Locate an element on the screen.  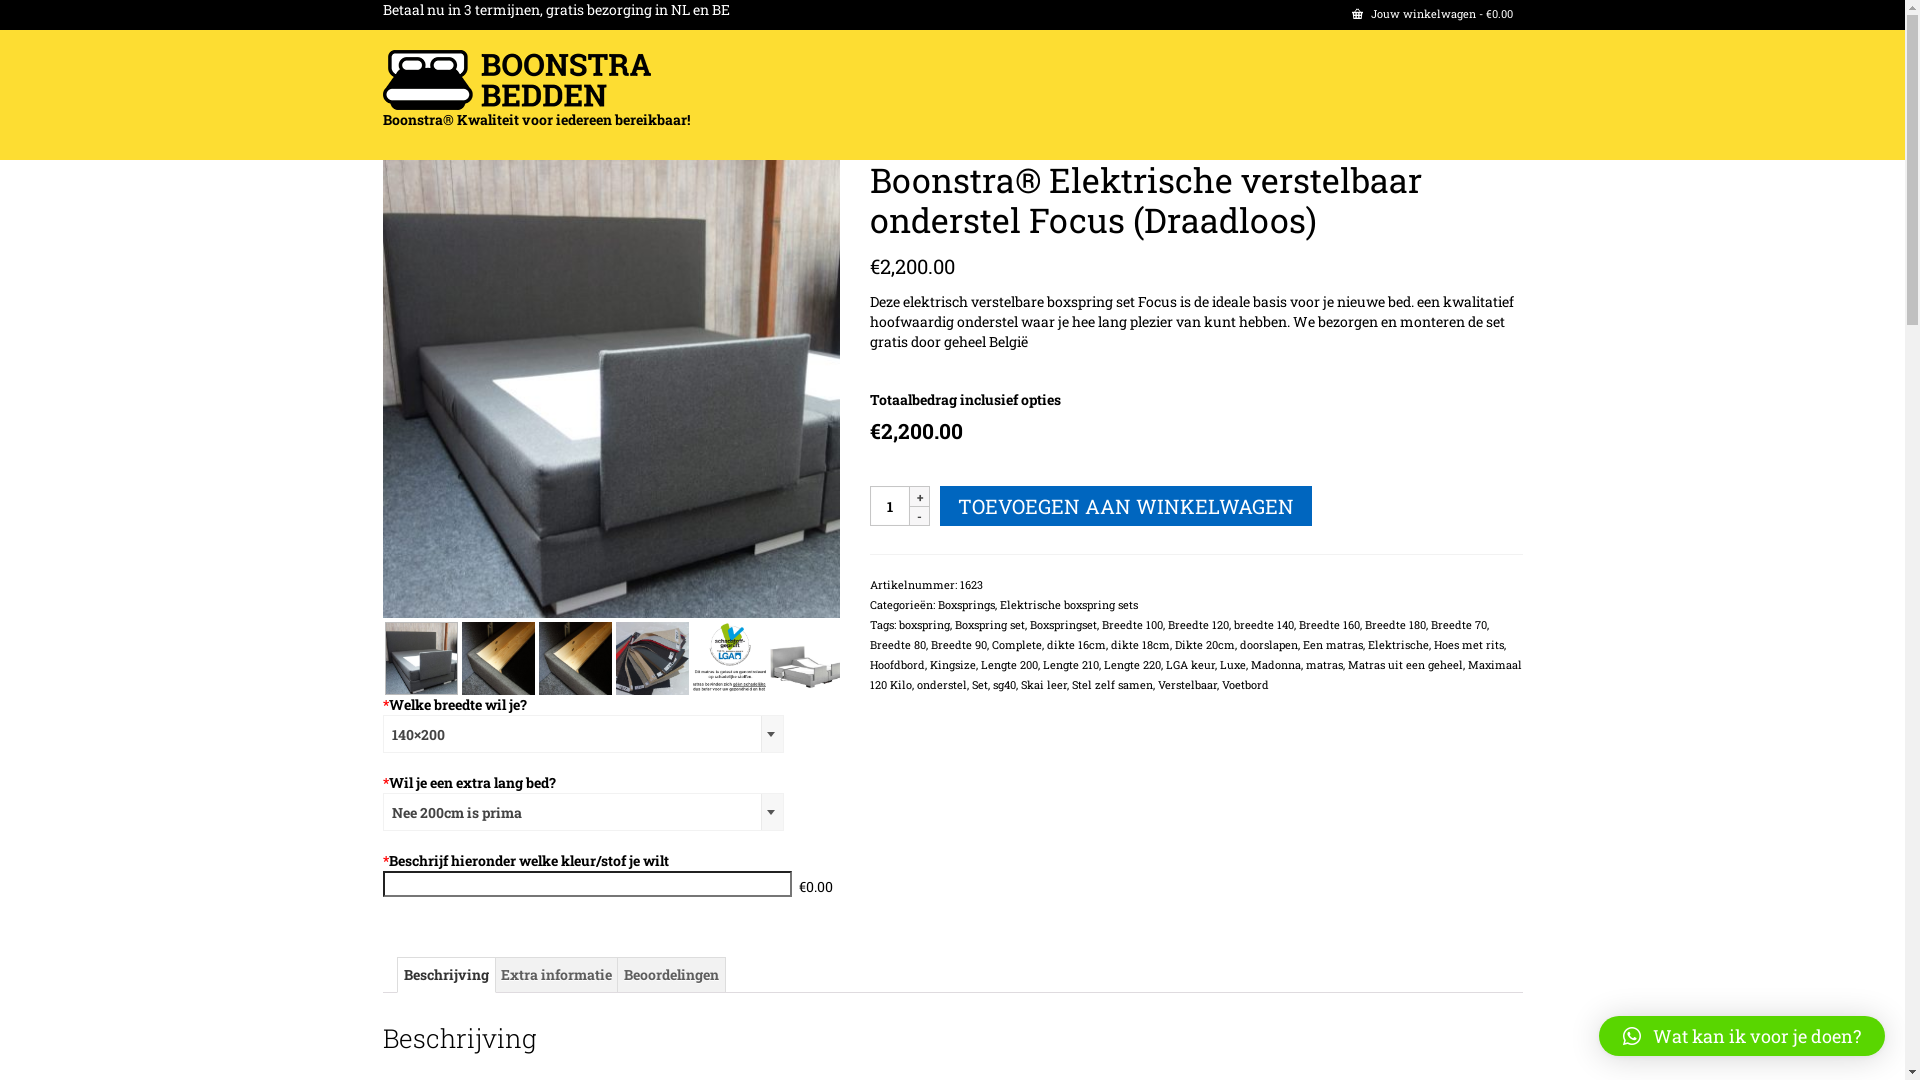
'Set' is located at coordinates (979, 683).